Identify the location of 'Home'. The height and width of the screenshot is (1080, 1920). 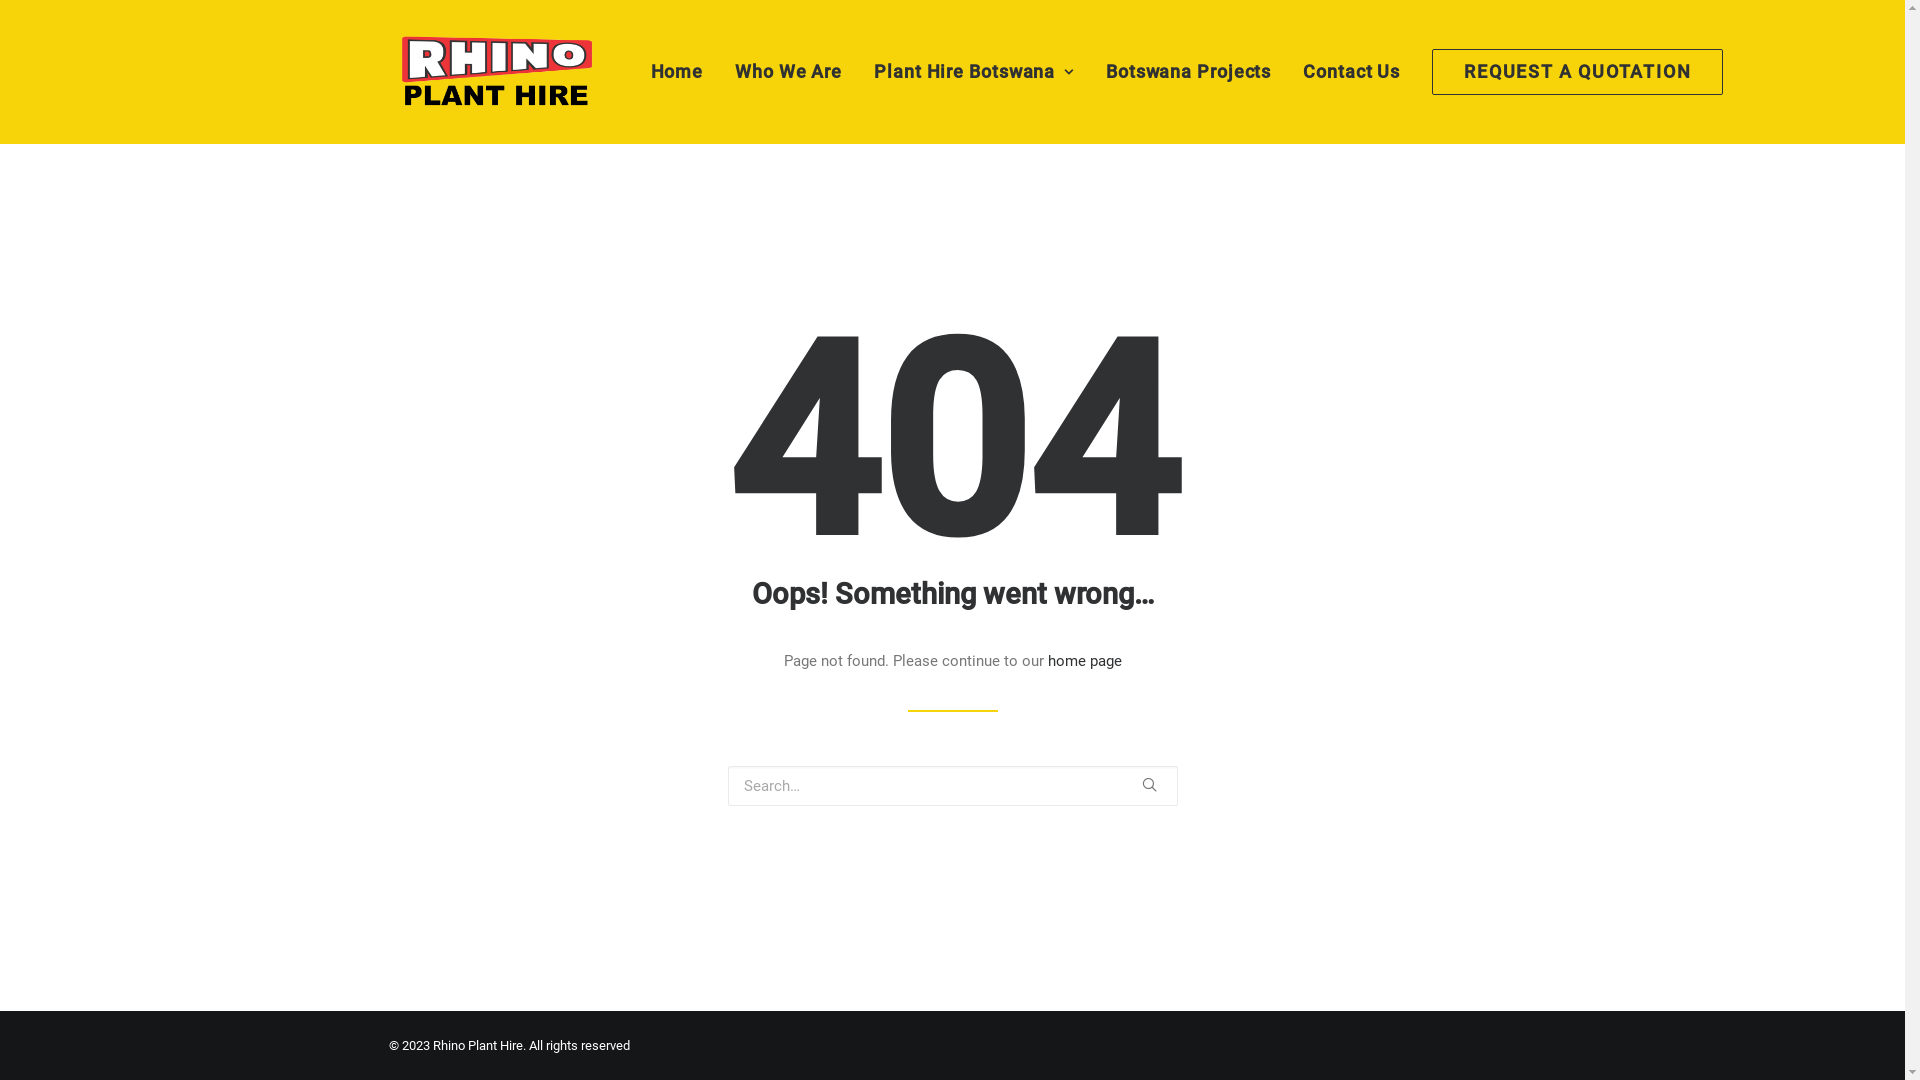
(684, 71).